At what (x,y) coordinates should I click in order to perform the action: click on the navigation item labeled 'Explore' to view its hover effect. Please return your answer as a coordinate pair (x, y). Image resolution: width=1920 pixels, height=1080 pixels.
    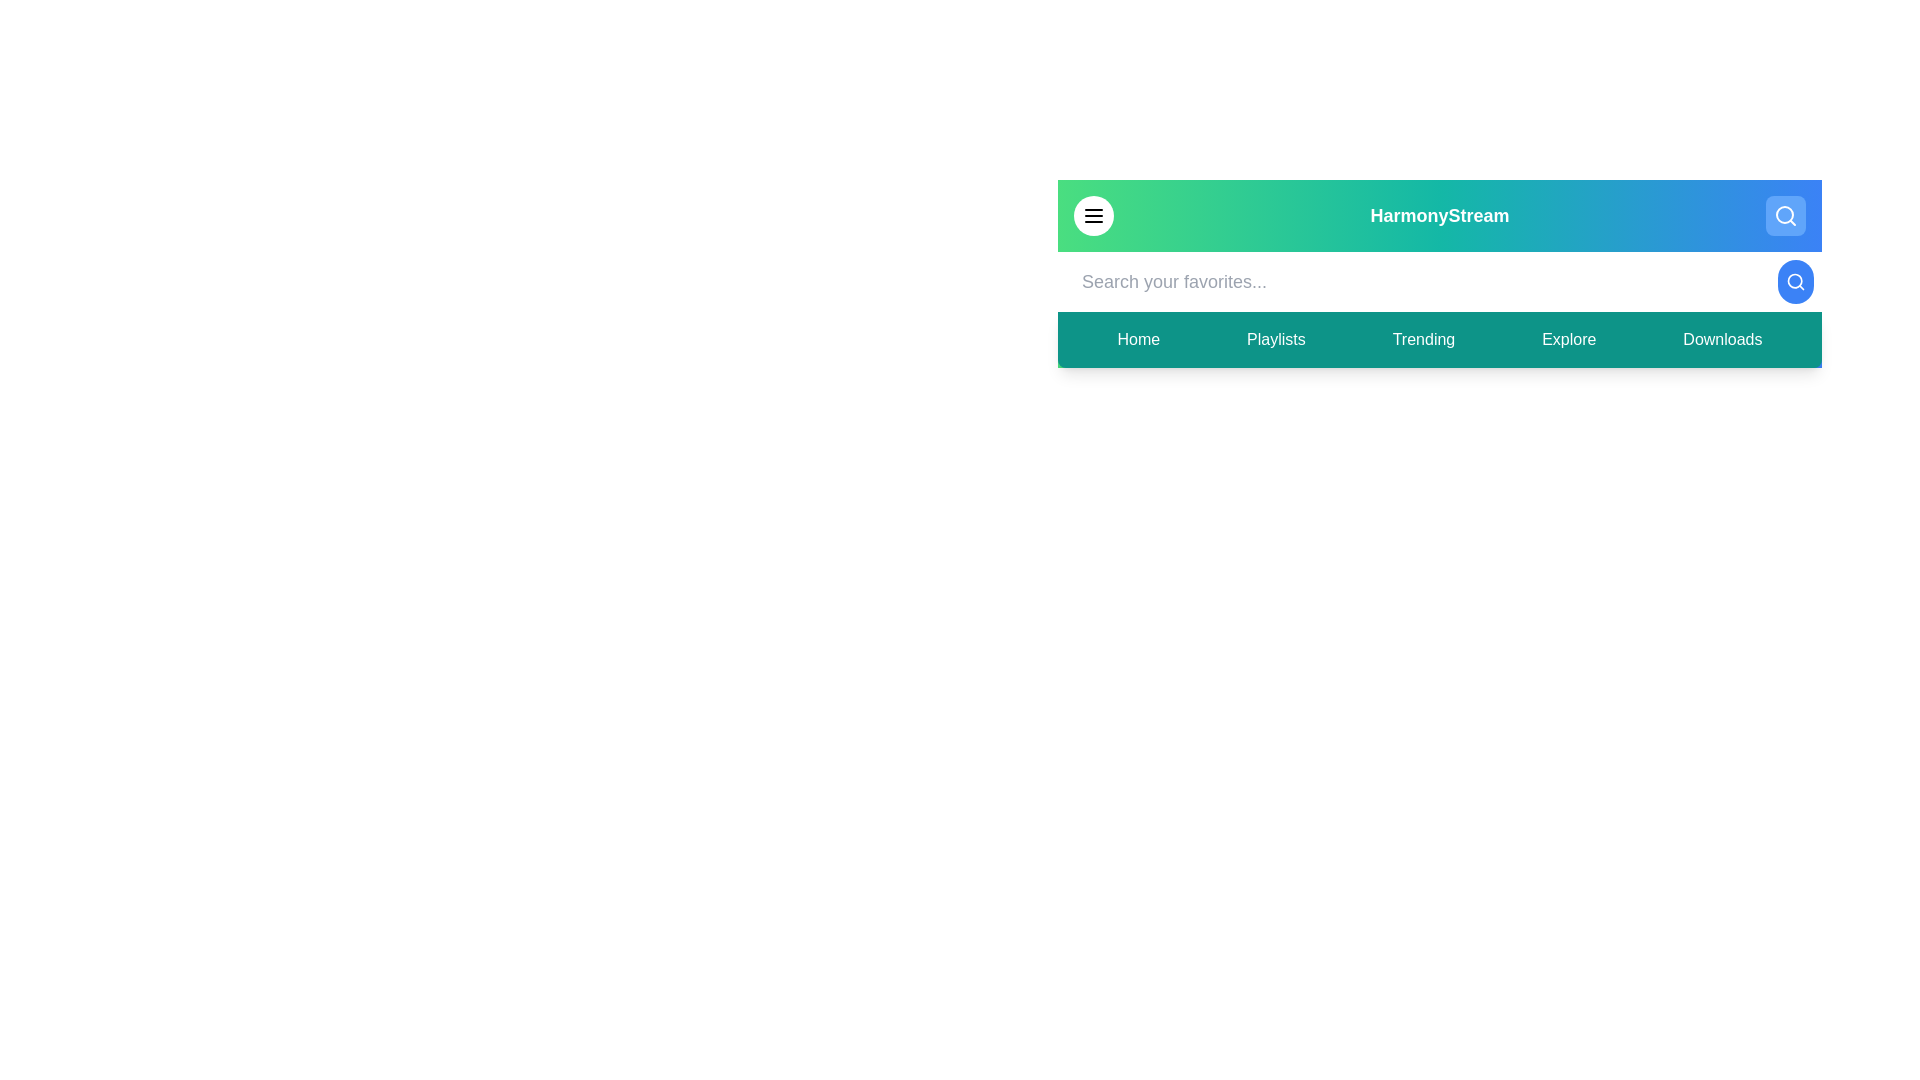
    Looking at the image, I should click on (1568, 338).